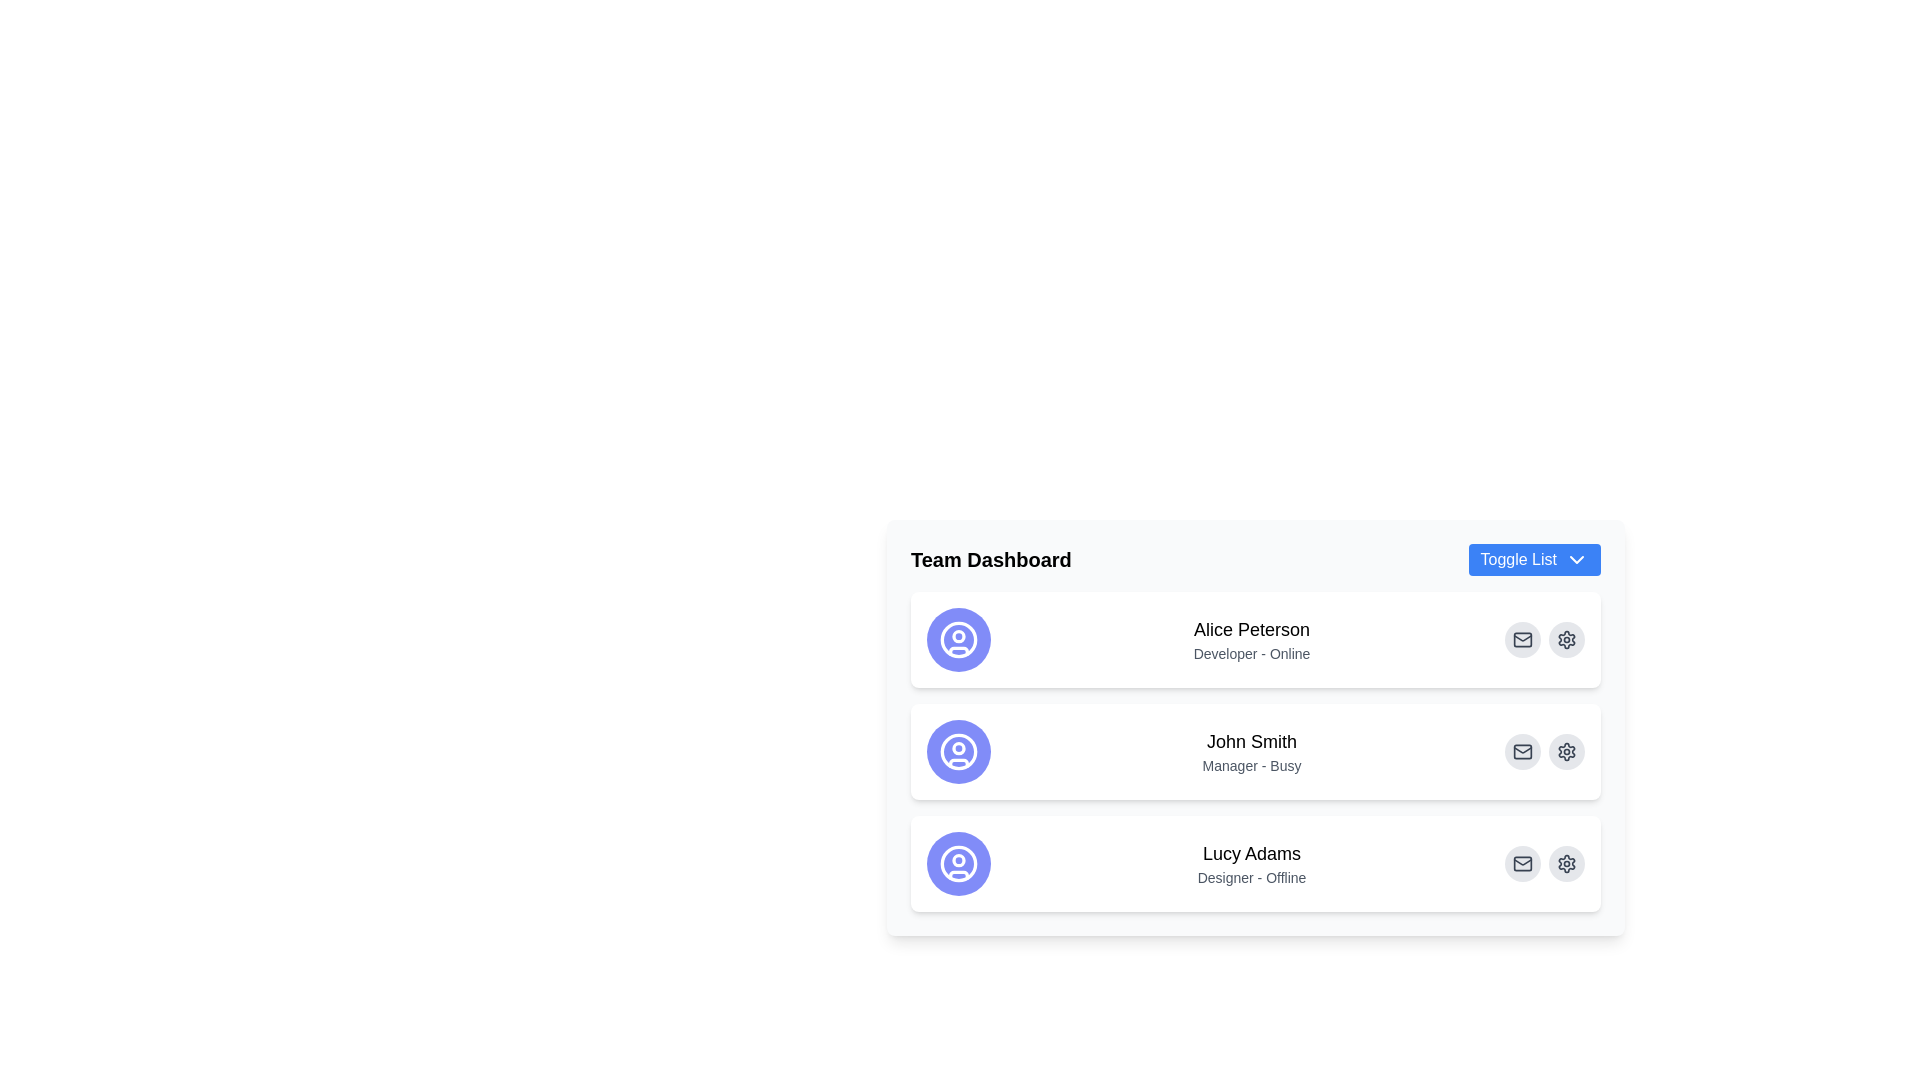 This screenshot has height=1080, width=1920. I want to click on the top-left portion of the envelope icon's structural component that is part of the SVG representation, which is visually integral to the envelope design, so click(1521, 640).